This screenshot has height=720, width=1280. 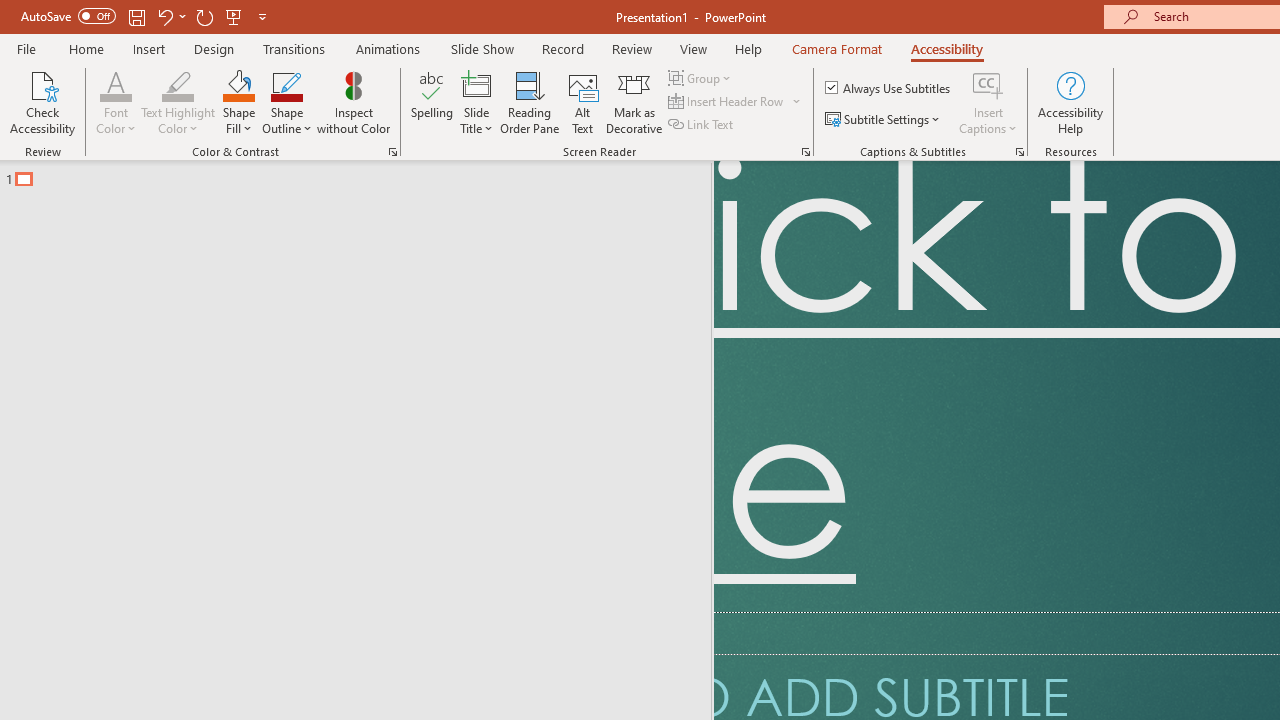 What do you see at coordinates (234, 16) in the screenshot?
I see `'From Beginning'` at bounding box center [234, 16].